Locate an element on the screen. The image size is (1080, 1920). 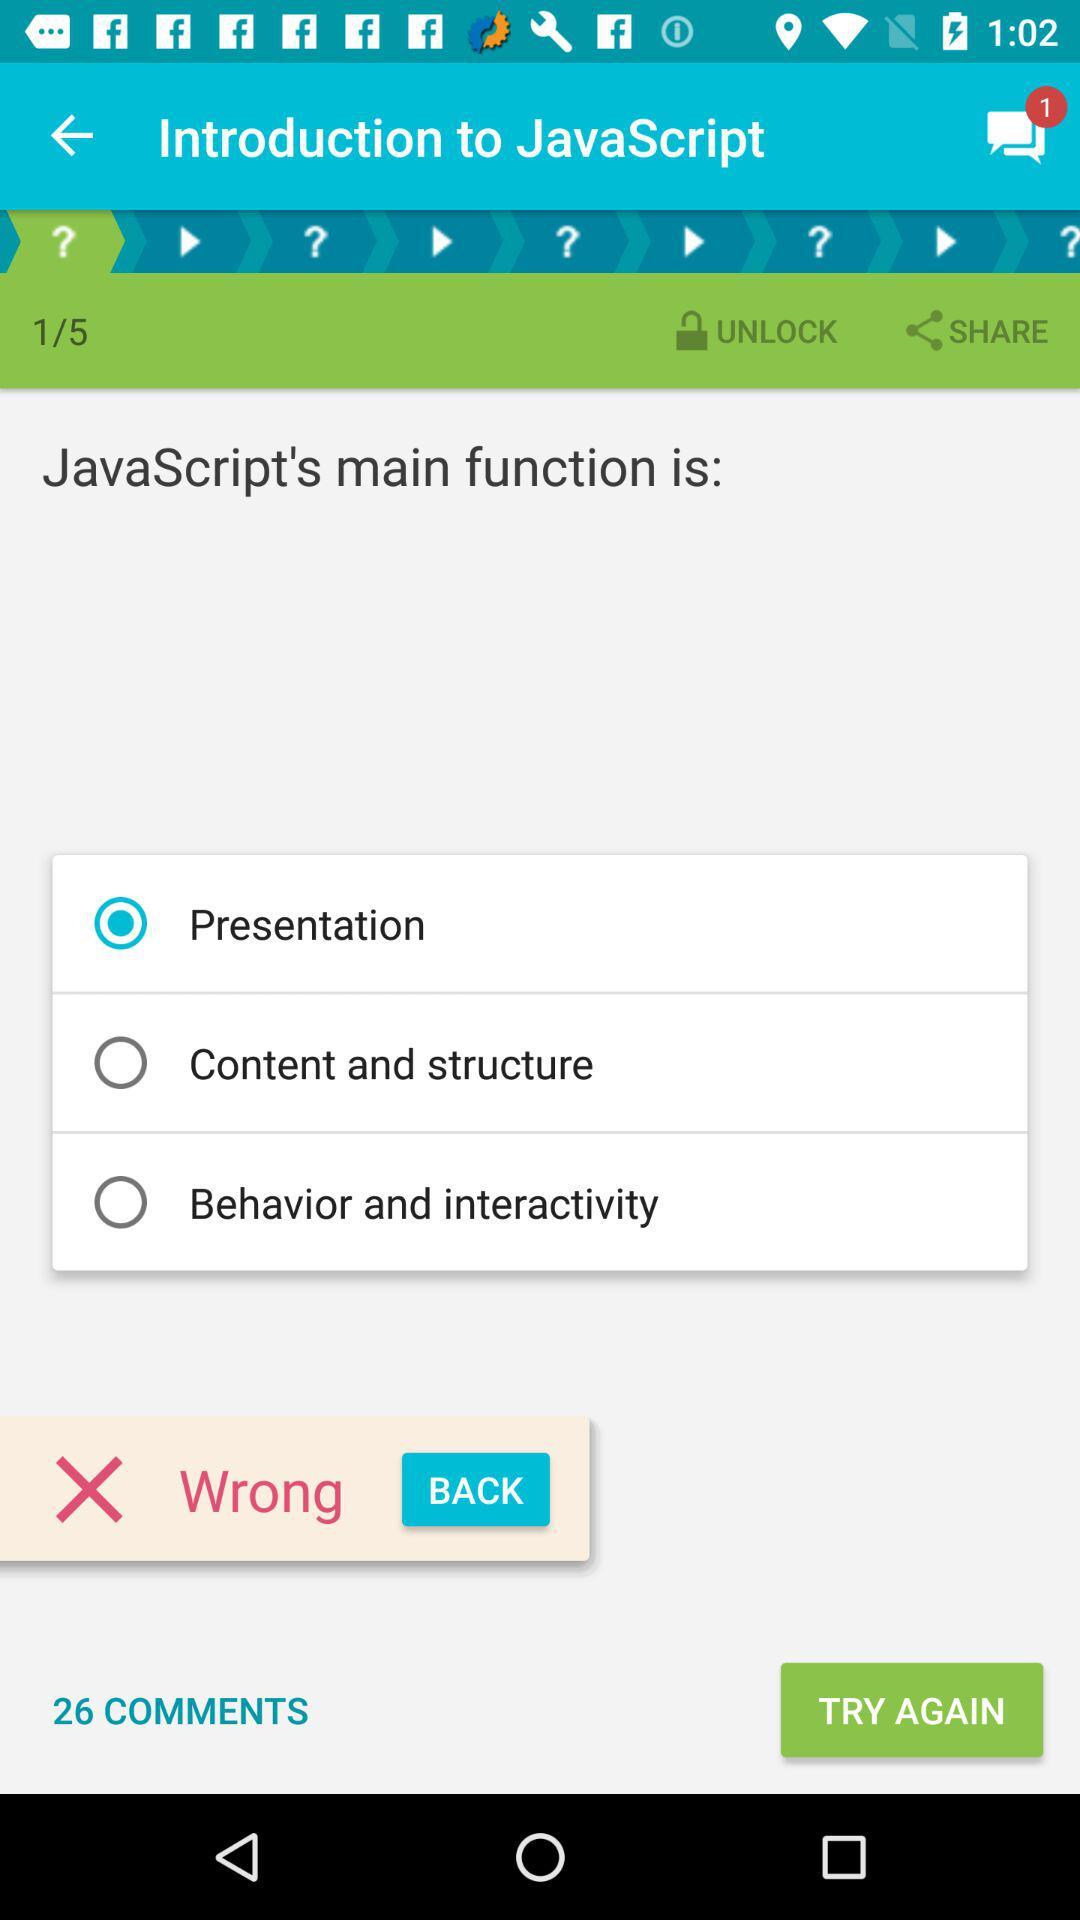
the help icon is located at coordinates (1043, 240).